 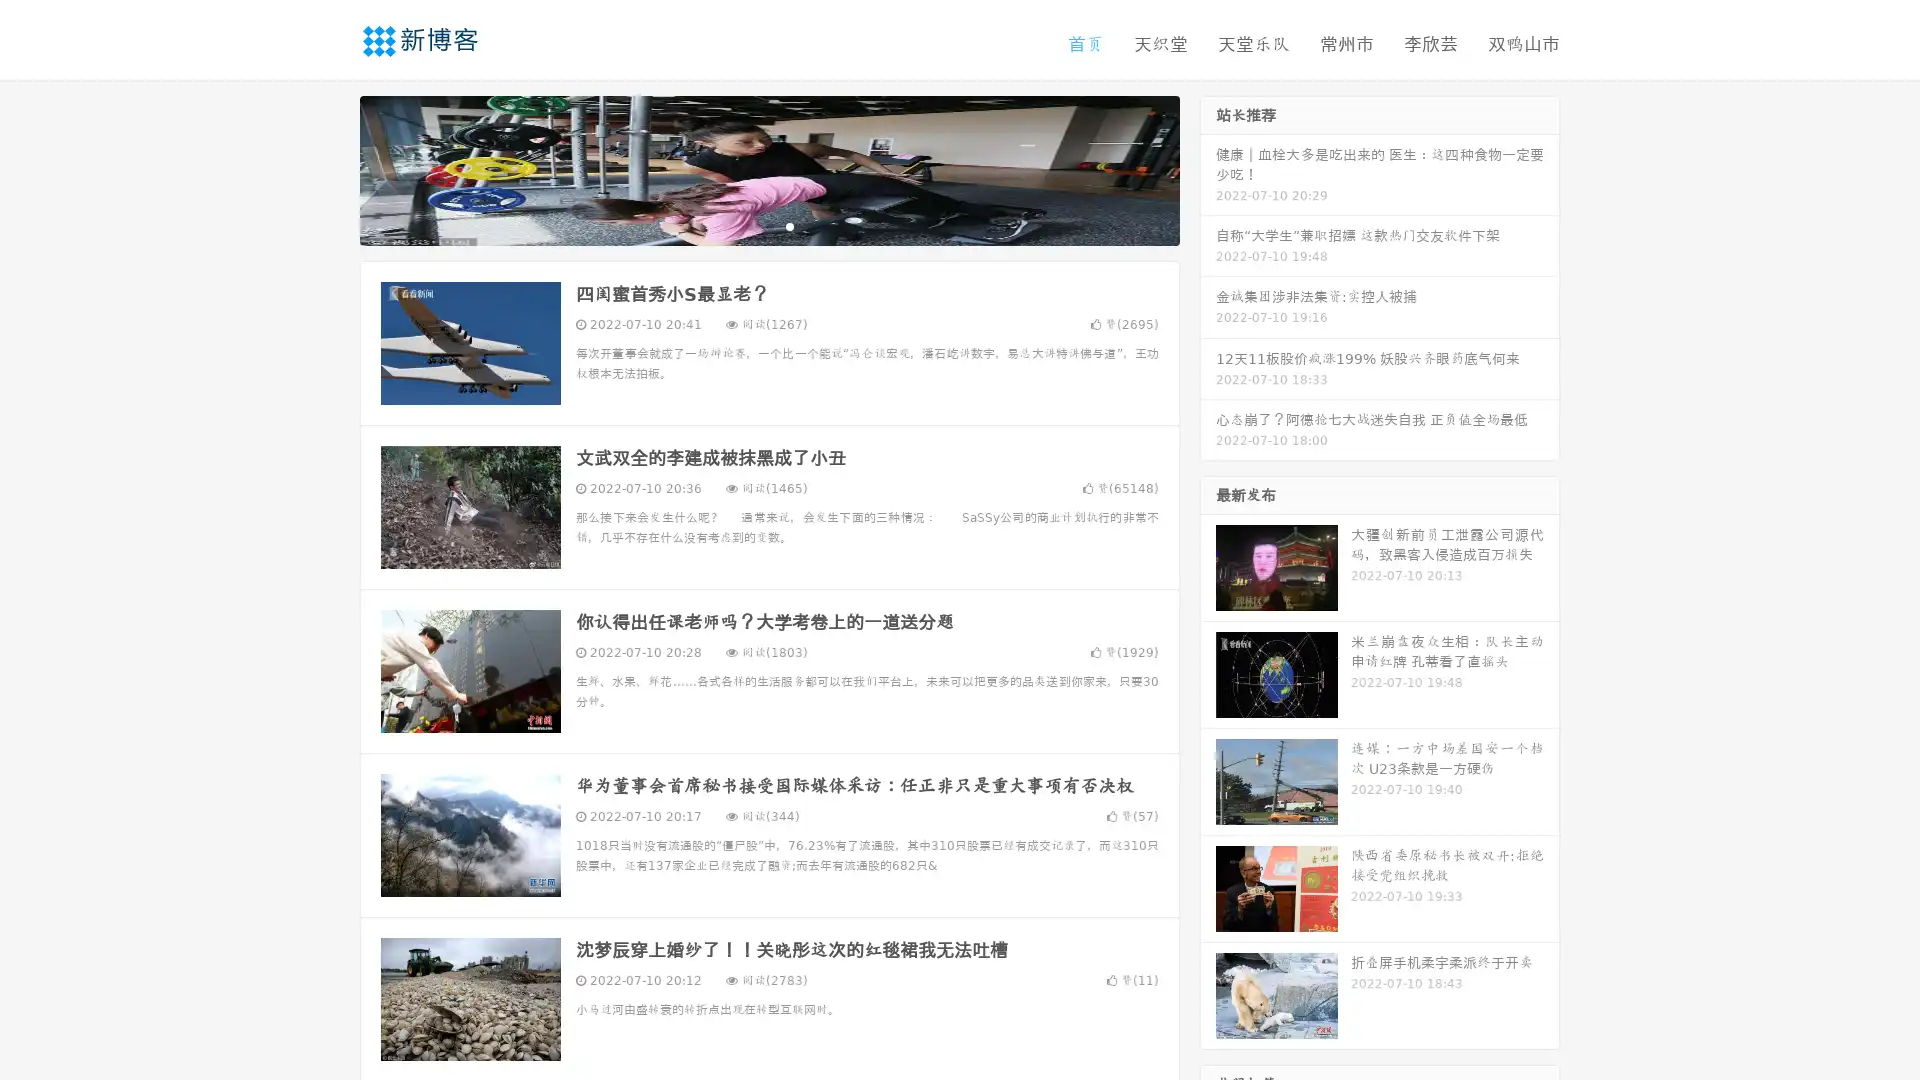 What do you see at coordinates (330, 168) in the screenshot?
I see `Previous slide` at bounding box center [330, 168].